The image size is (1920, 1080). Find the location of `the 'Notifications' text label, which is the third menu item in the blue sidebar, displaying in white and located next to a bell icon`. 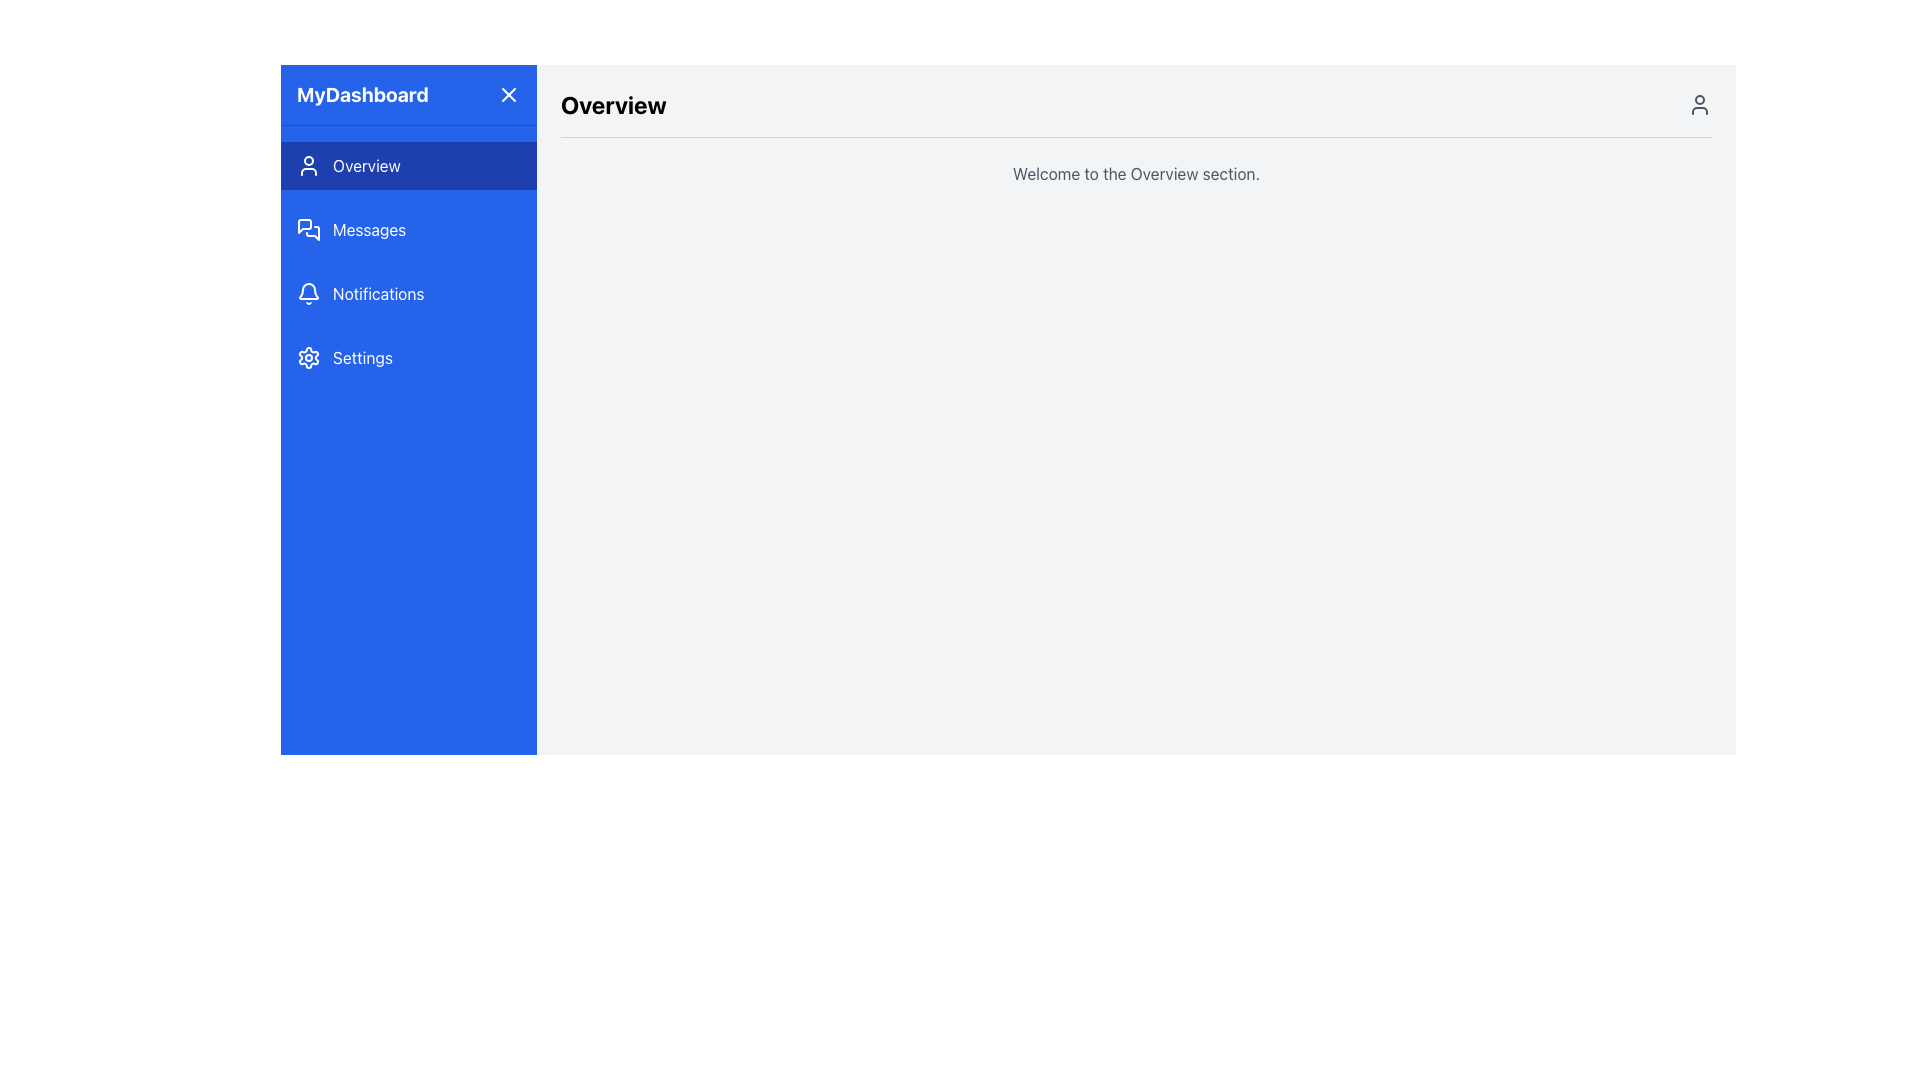

the 'Notifications' text label, which is the third menu item in the blue sidebar, displaying in white and located next to a bell icon is located at coordinates (378, 293).